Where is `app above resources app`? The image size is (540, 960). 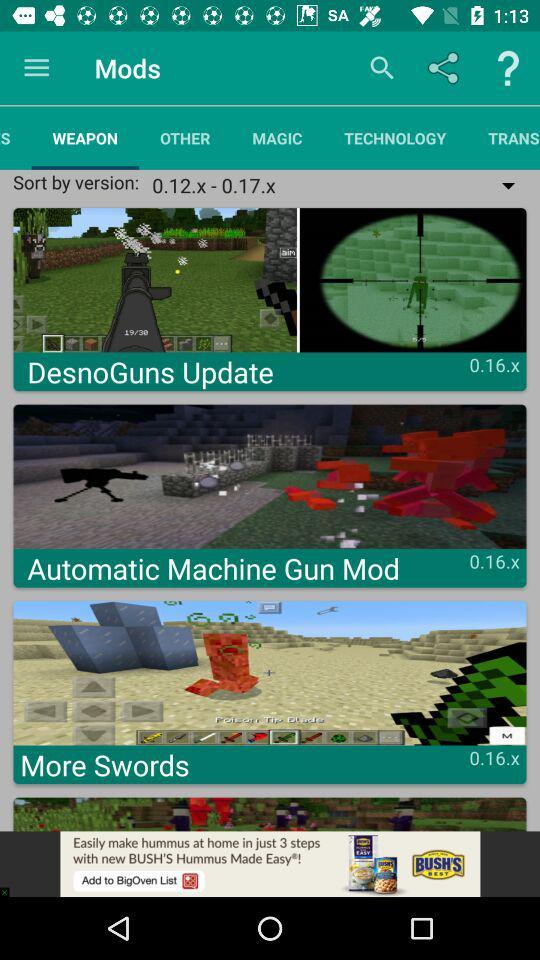
app above resources app is located at coordinates (36, 68).